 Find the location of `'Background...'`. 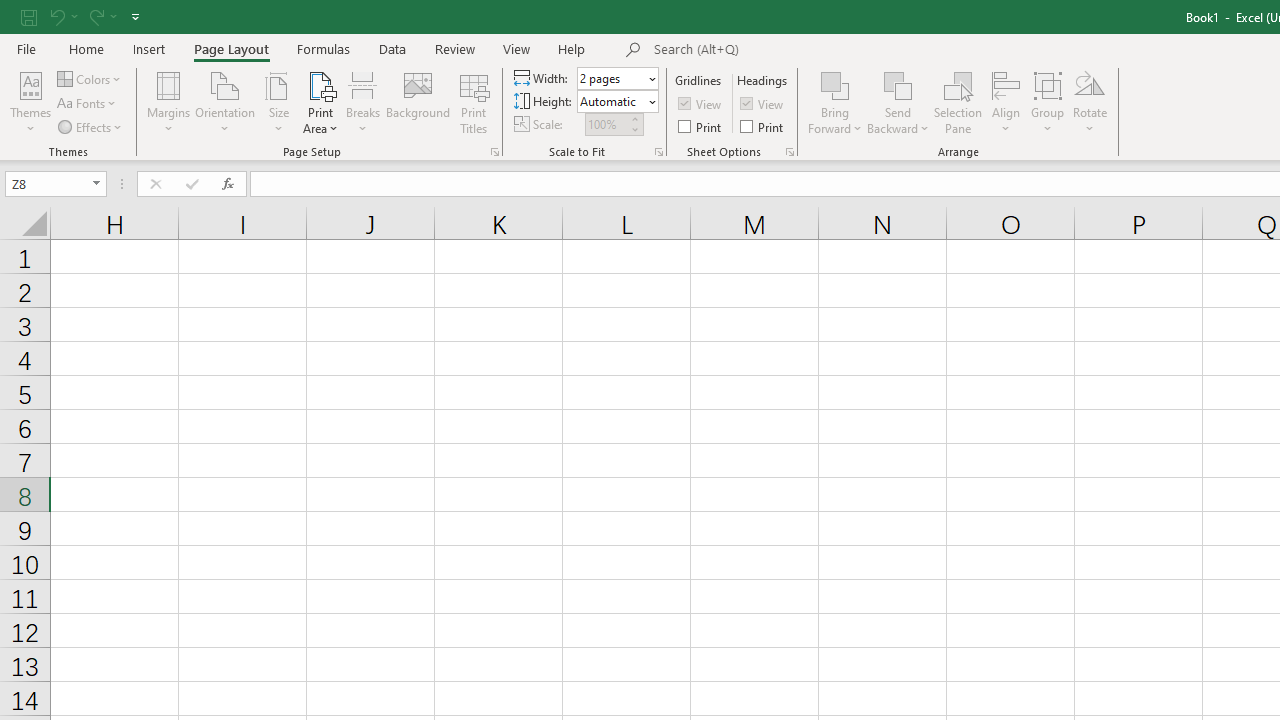

'Background...' is located at coordinates (417, 103).